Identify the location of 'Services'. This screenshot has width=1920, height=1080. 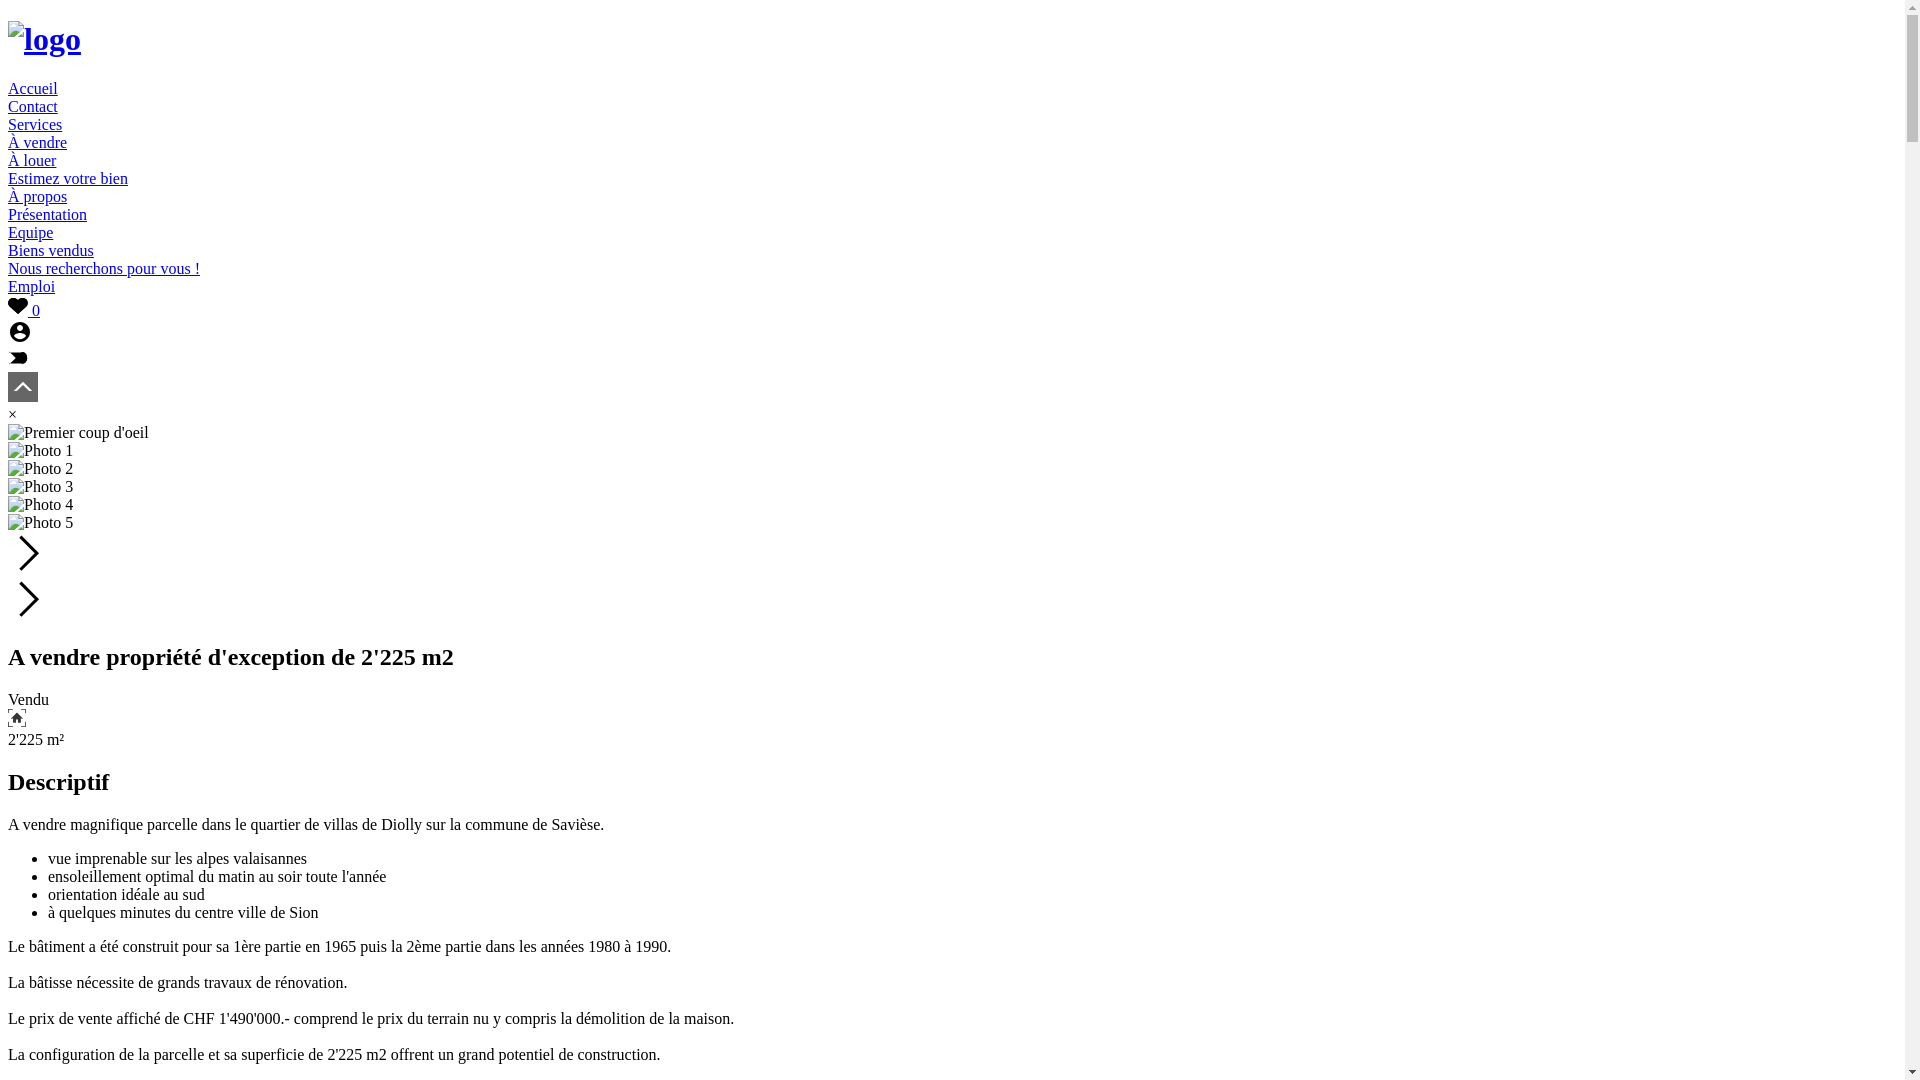
(34, 124).